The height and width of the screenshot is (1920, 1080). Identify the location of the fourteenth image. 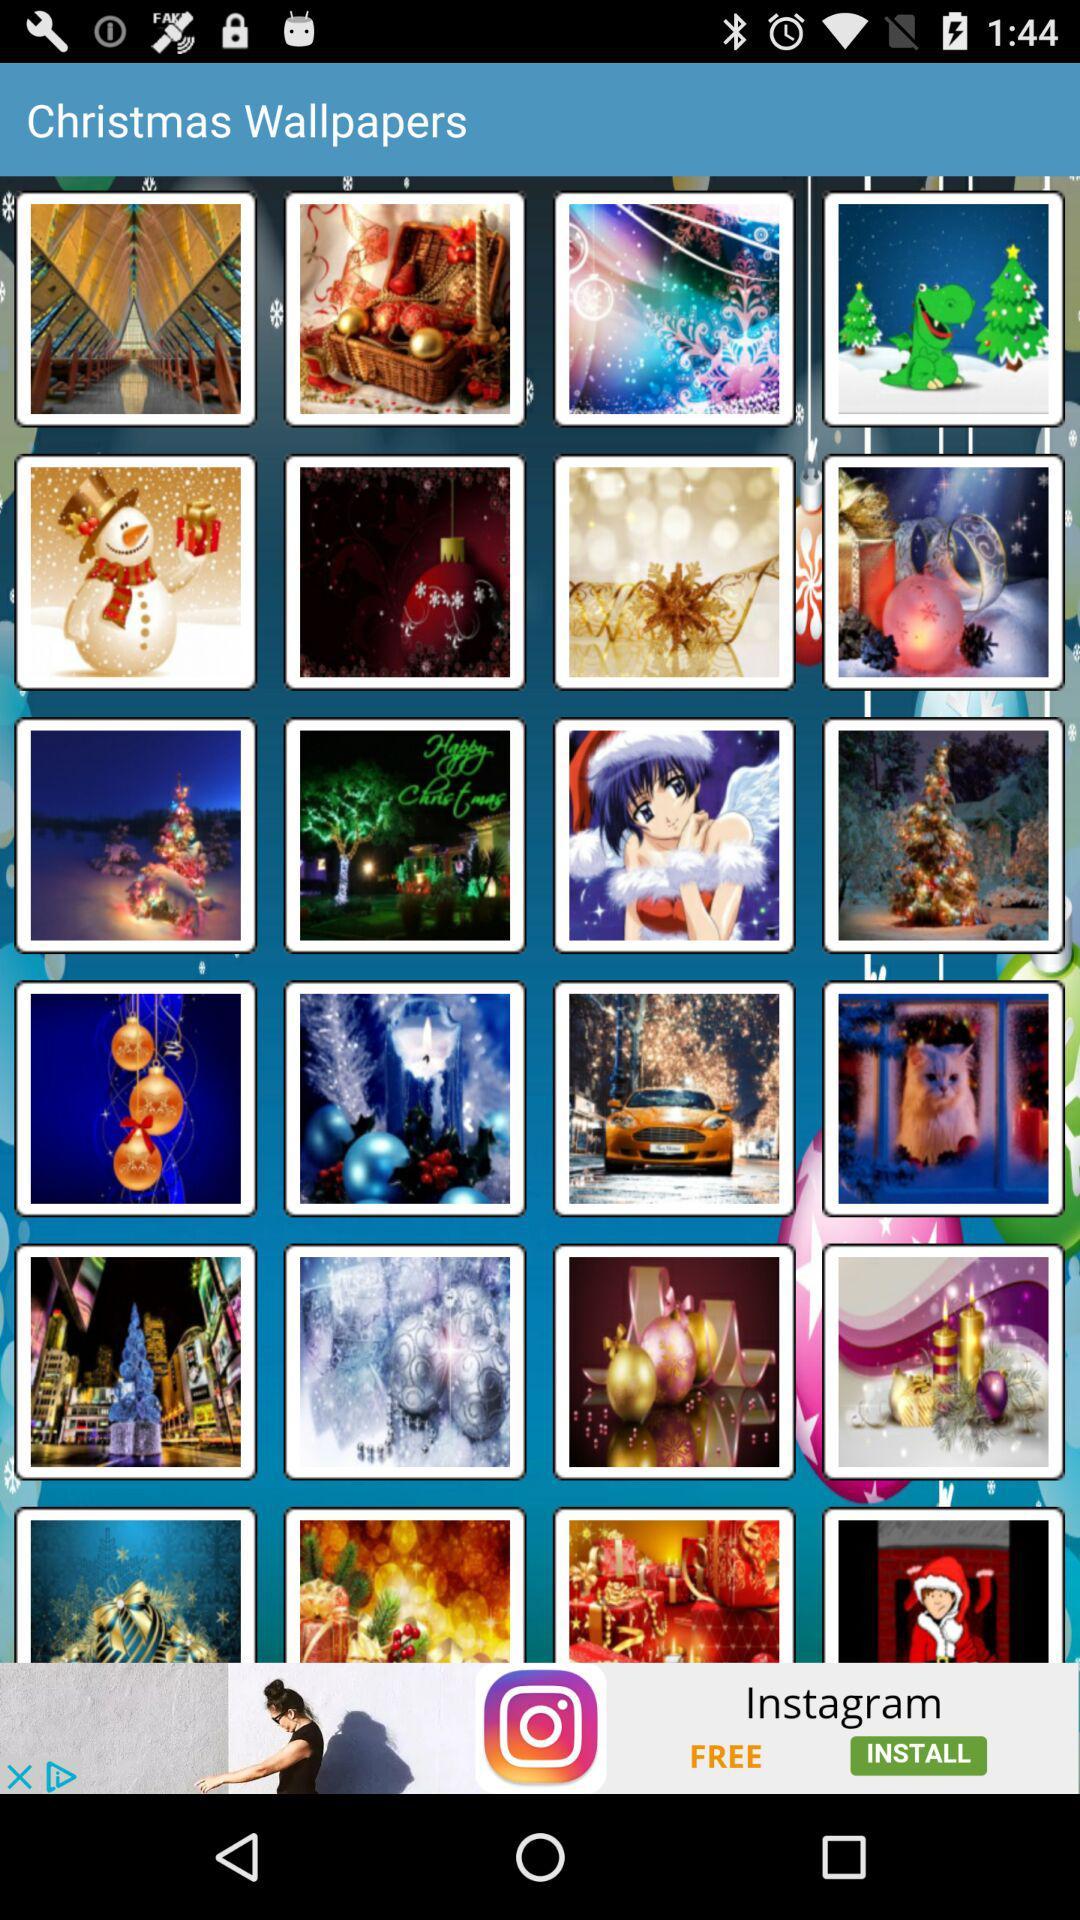
(405, 1098).